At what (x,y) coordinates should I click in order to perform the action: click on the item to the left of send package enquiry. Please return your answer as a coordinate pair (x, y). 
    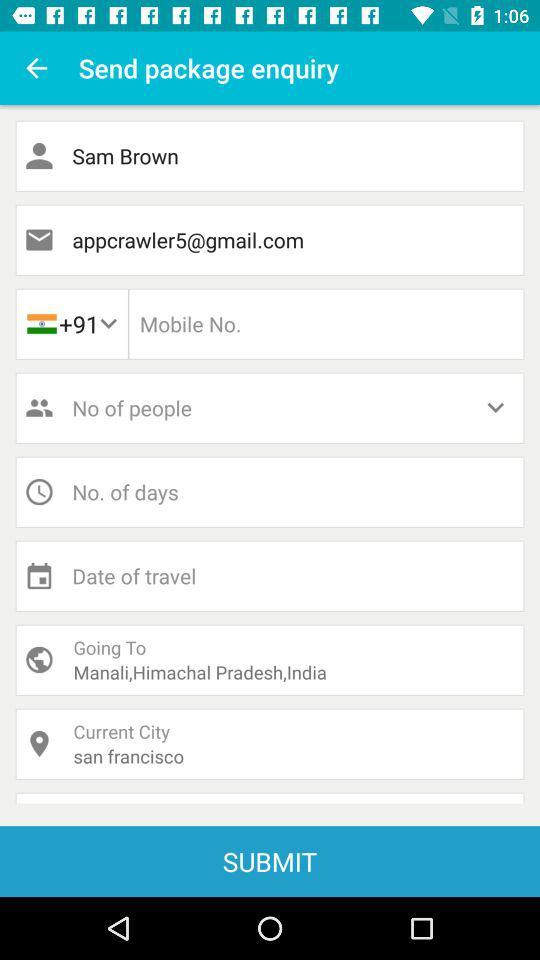
    Looking at the image, I should click on (36, 68).